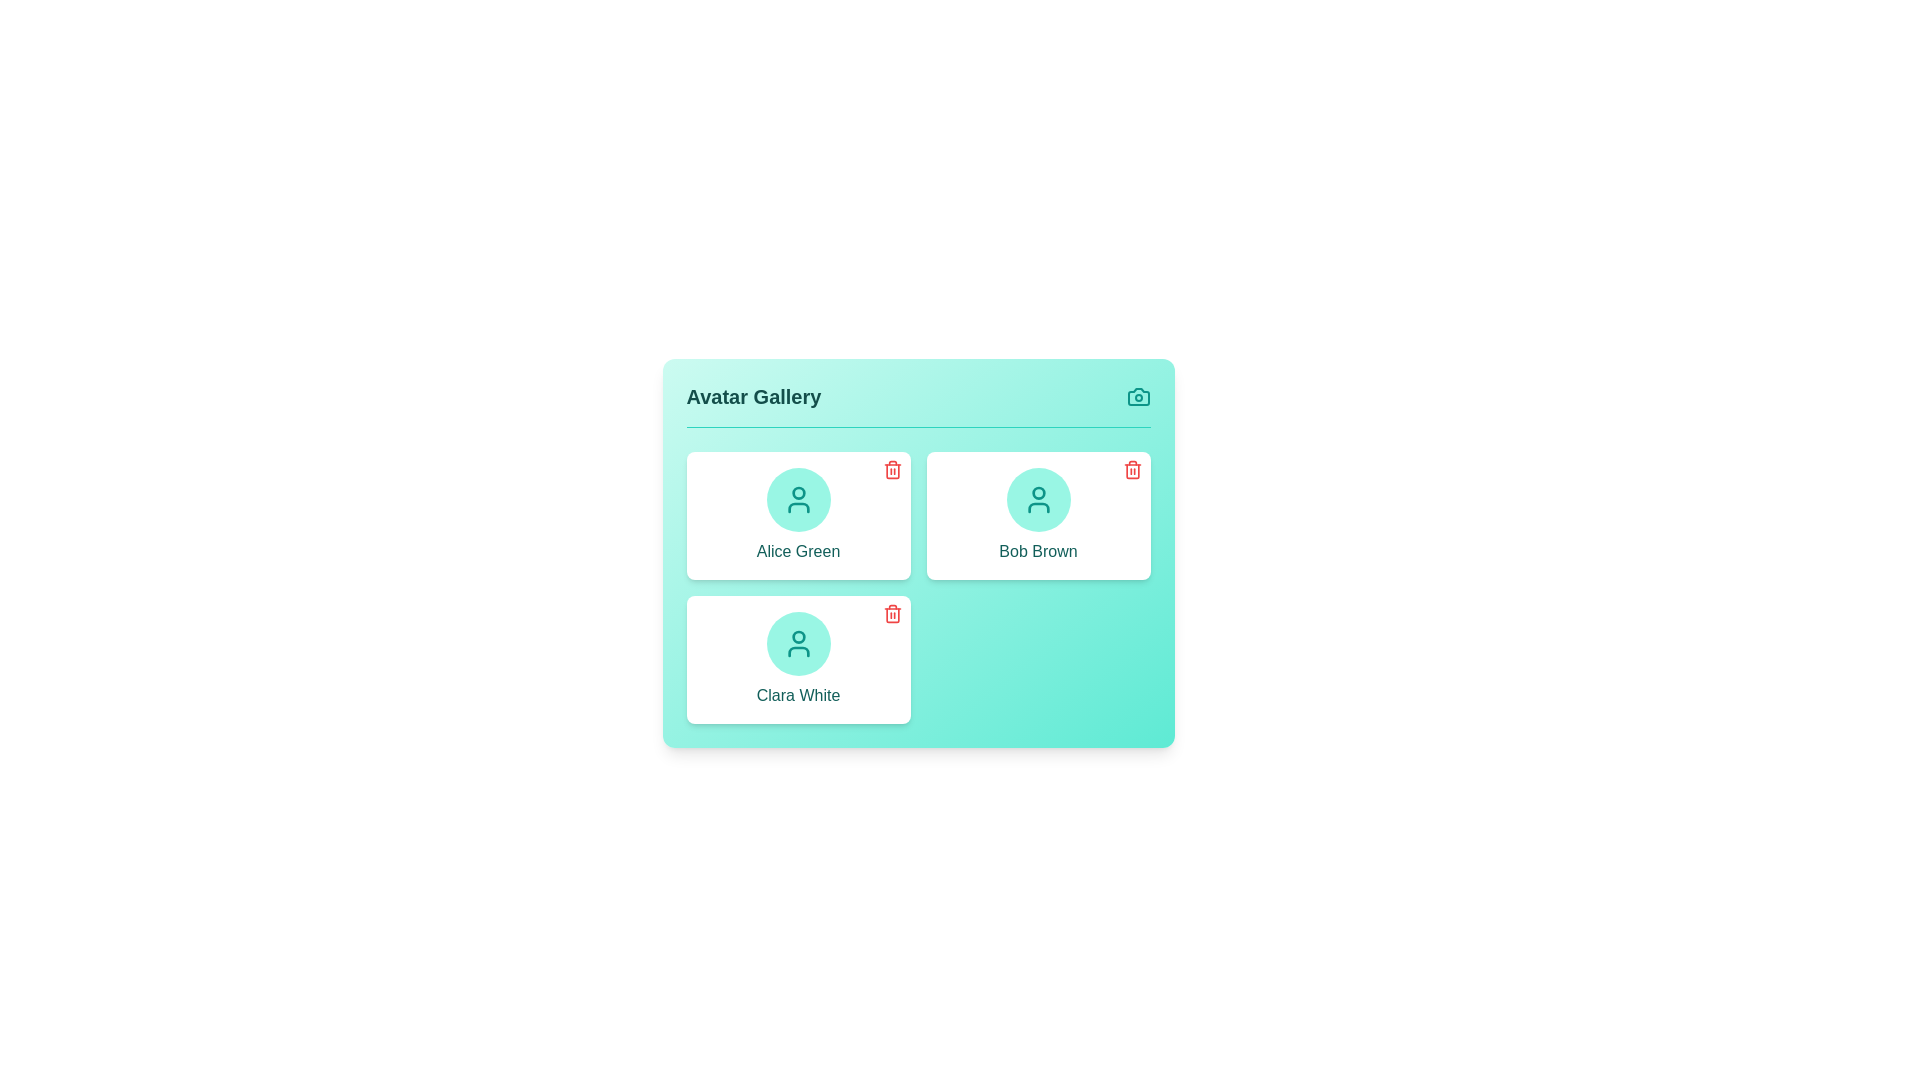  What do you see at coordinates (1038, 499) in the screenshot?
I see `the visual representation of the user presence icon for 'Bob Brown', which is centered within a circular background in the rightmost card of the Avatar Gallery section` at bounding box center [1038, 499].